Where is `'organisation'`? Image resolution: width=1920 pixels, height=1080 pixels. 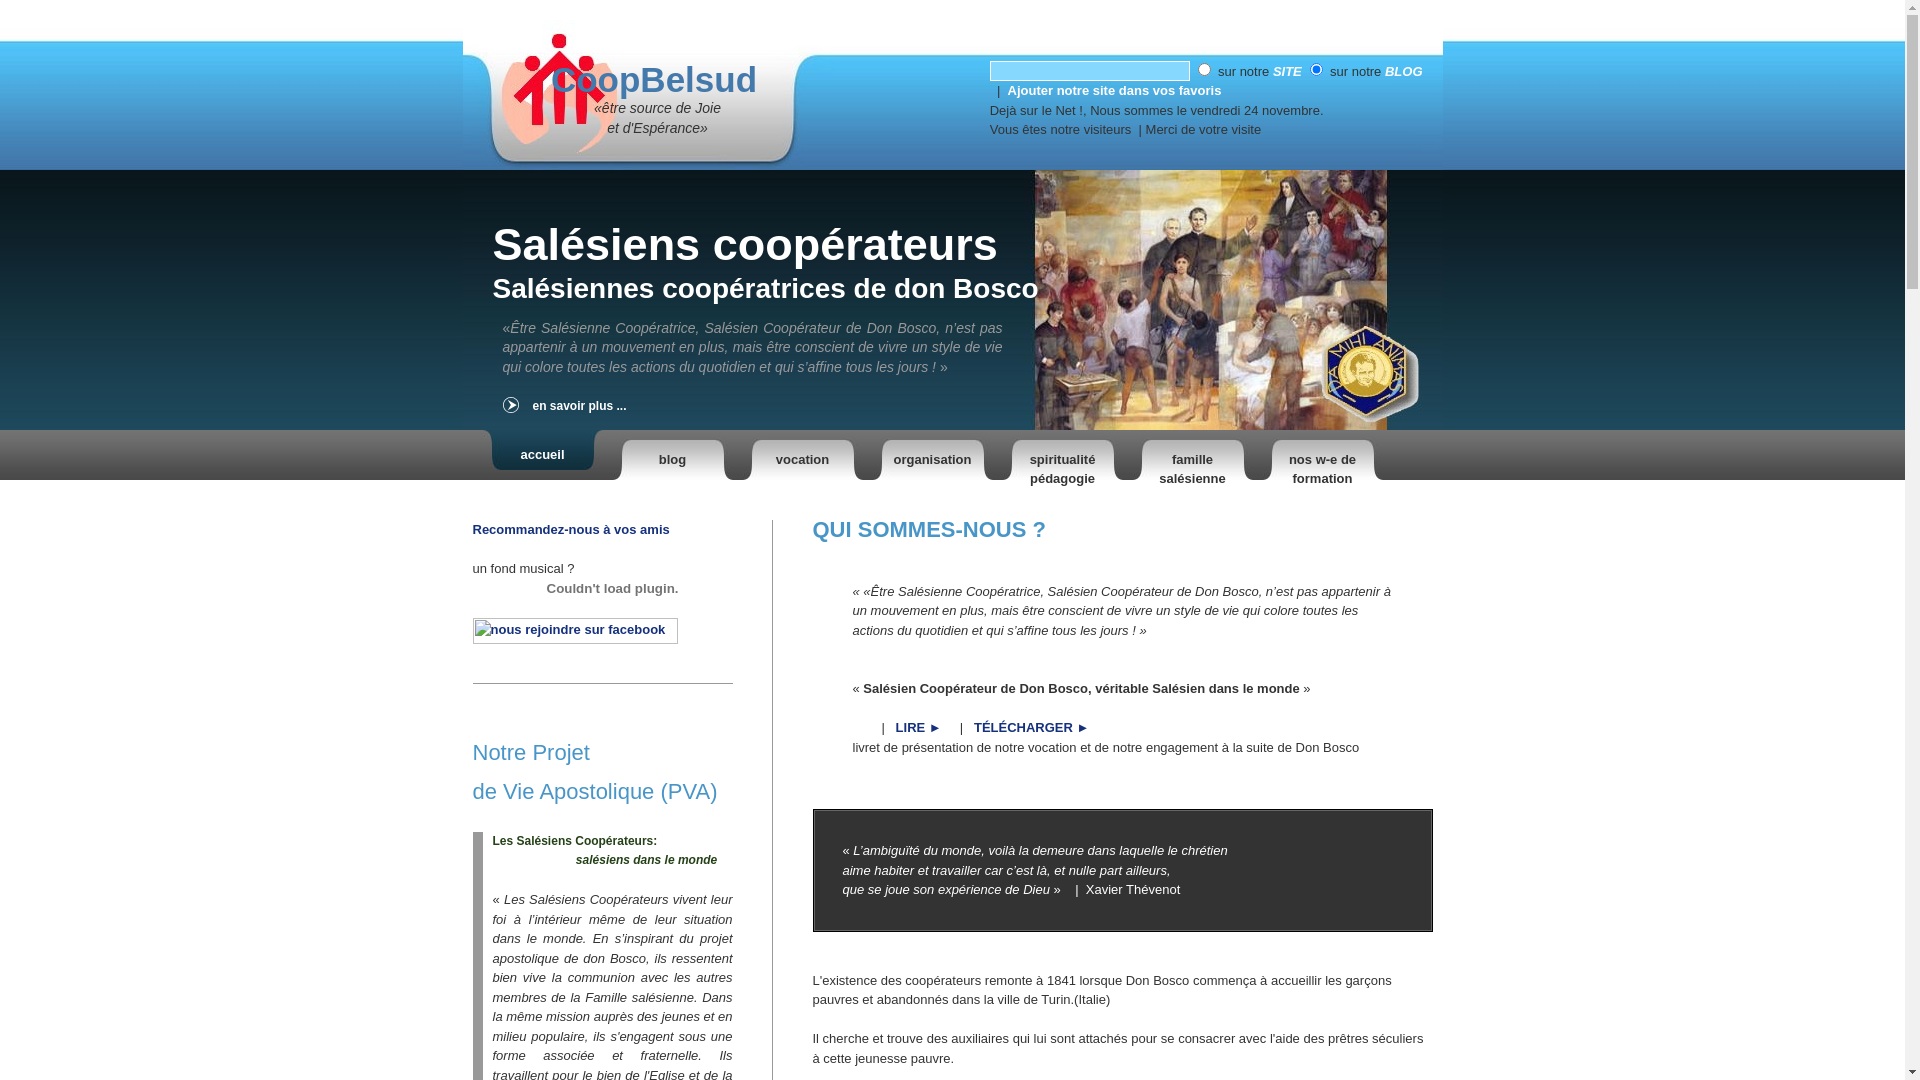 'organisation' is located at coordinates (872, 455).